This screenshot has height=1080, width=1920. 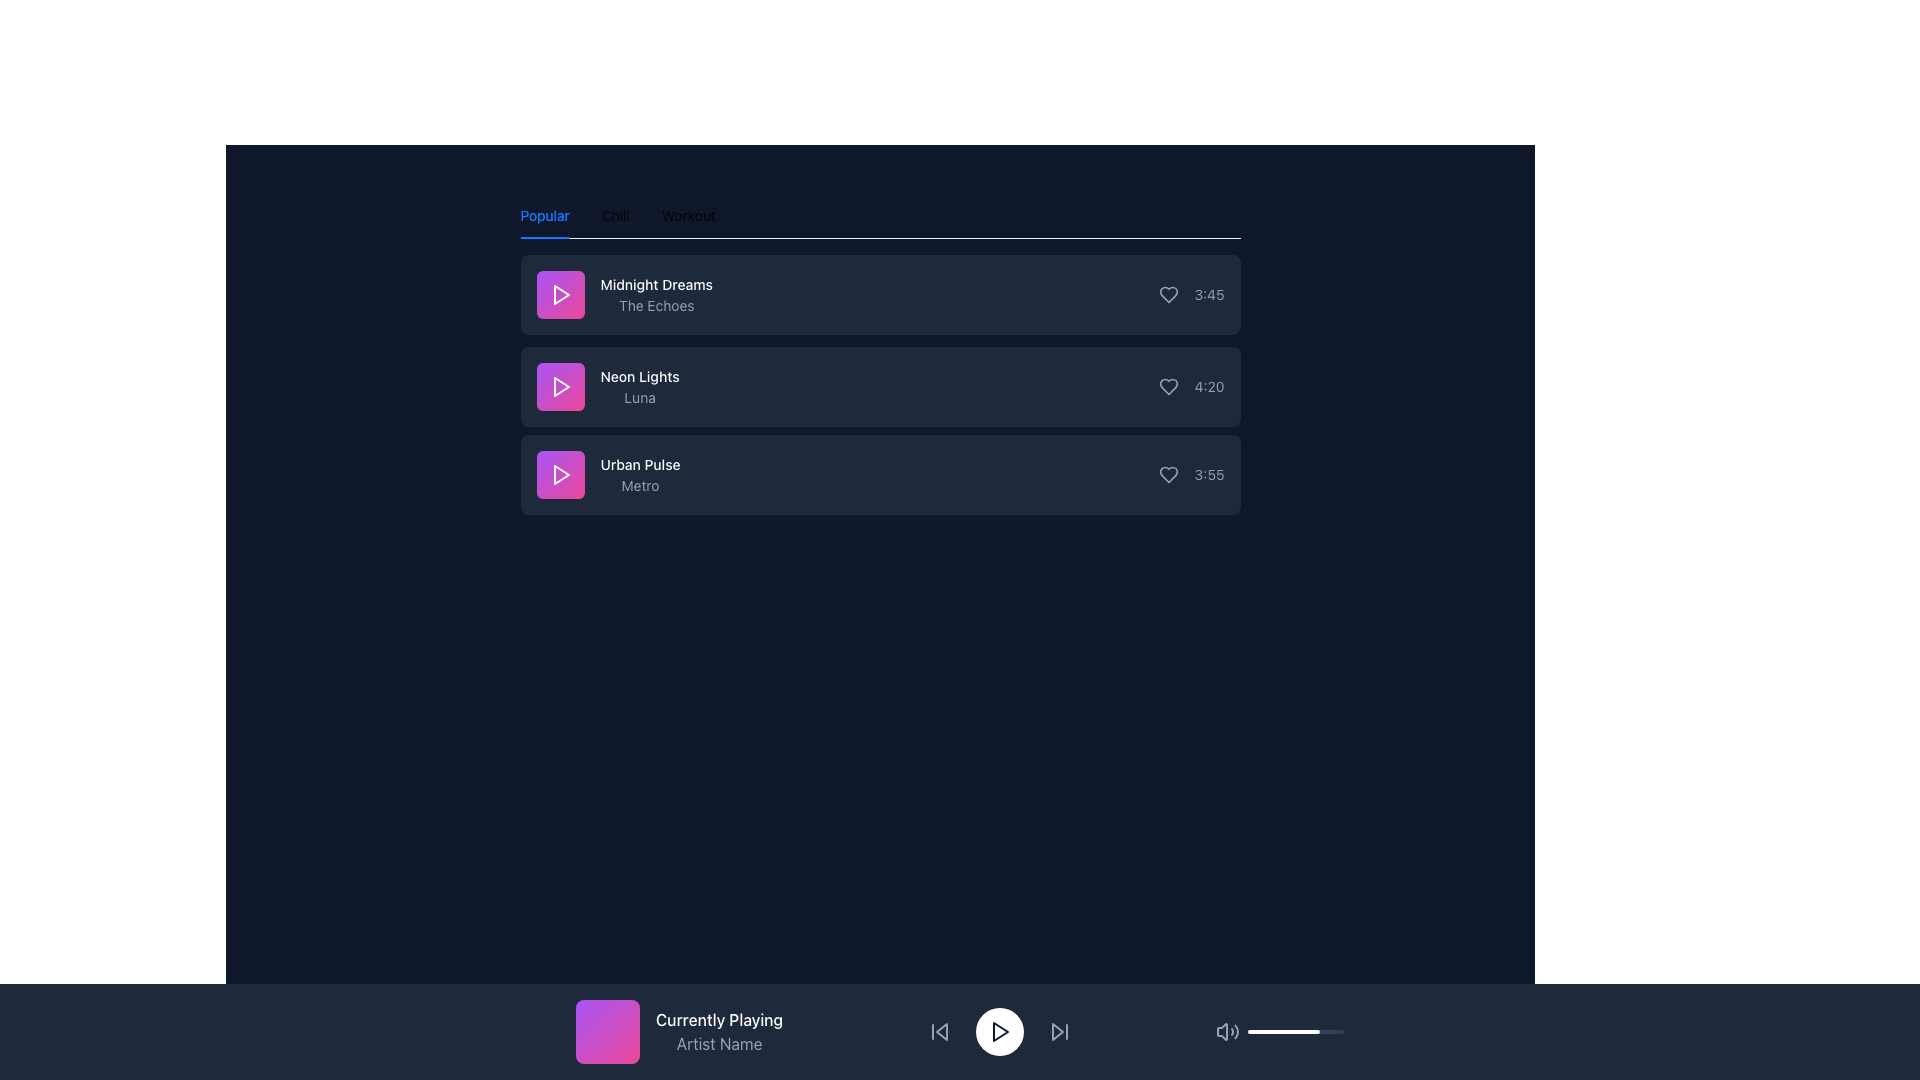 I want to click on the static text label displaying the duration of the first track in the playlist, so click(x=1208, y=294).